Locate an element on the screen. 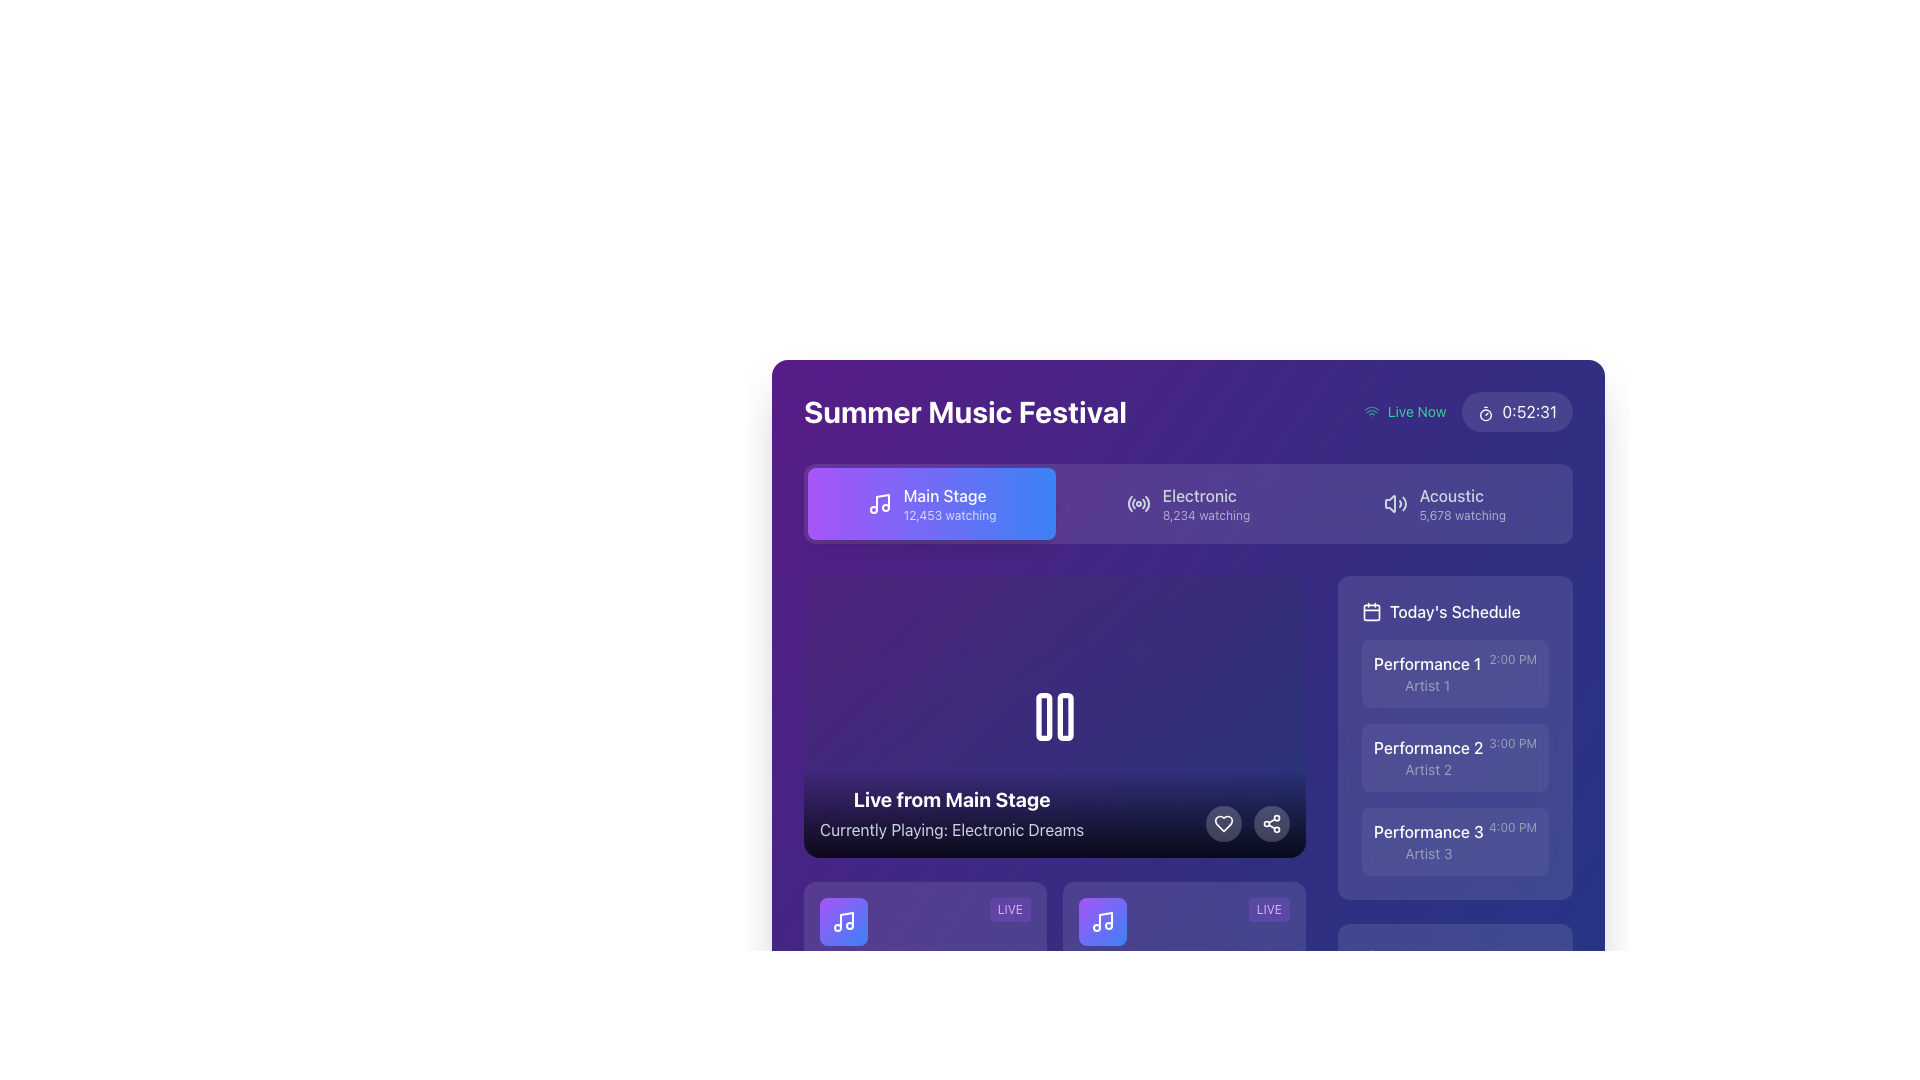 The width and height of the screenshot is (1920, 1080). 'Electronic' music stage label located at the top center-right part of the interface, between the 'Main Stage' and 'Acoustic' labels is located at coordinates (1205, 495).